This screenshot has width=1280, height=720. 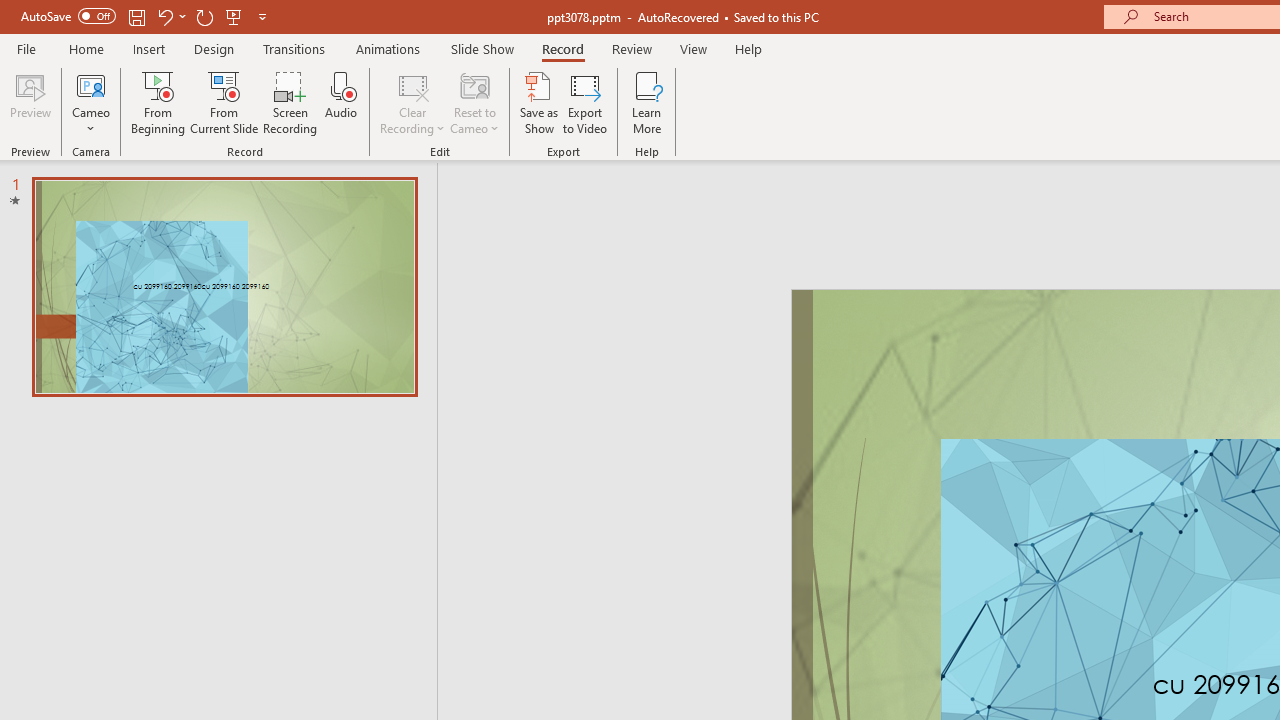 What do you see at coordinates (294, 48) in the screenshot?
I see `'Transitions'` at bounding box center [294, 48].